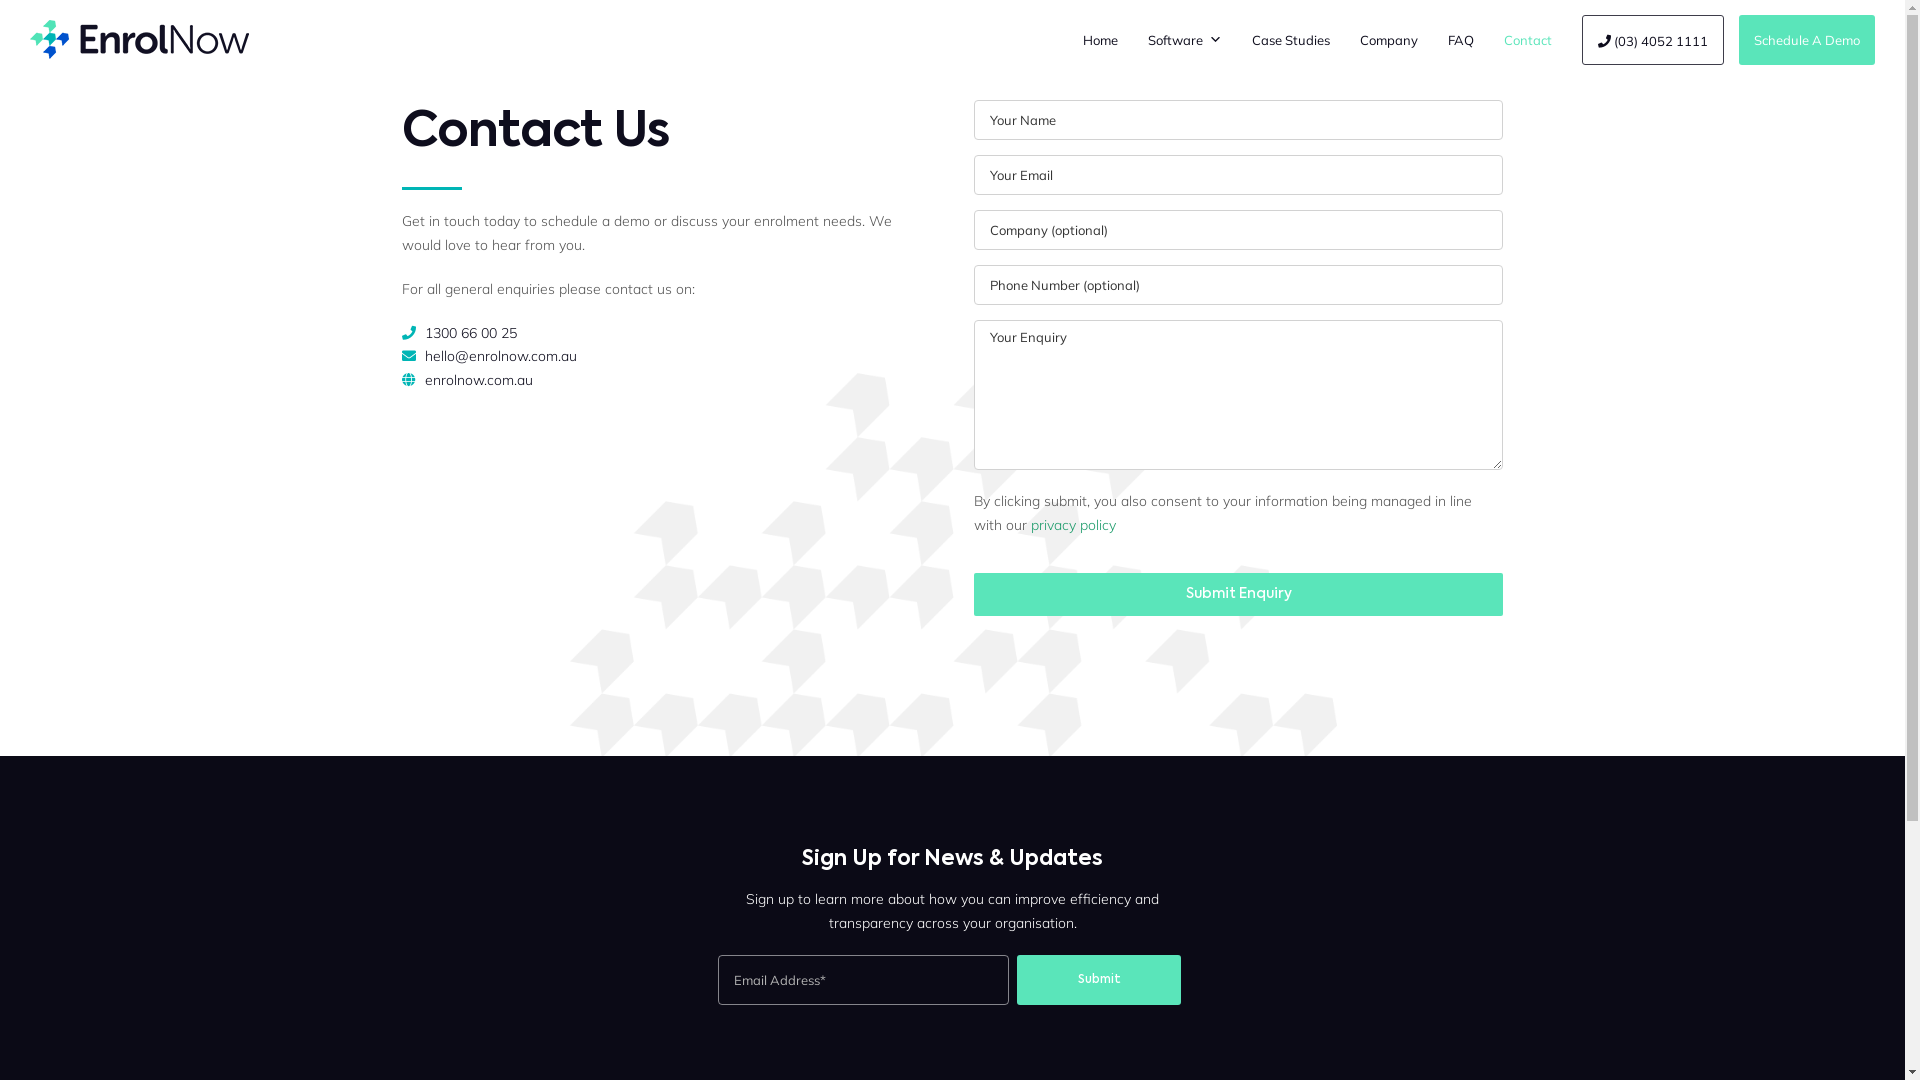 Image resolution: width=1920 pixels, height=1080 pixels. What do you see at coordinates (500, 354) in the screenshot?
I see `'hello@enrolnow.com.au'` at bounding box center [500, 354].